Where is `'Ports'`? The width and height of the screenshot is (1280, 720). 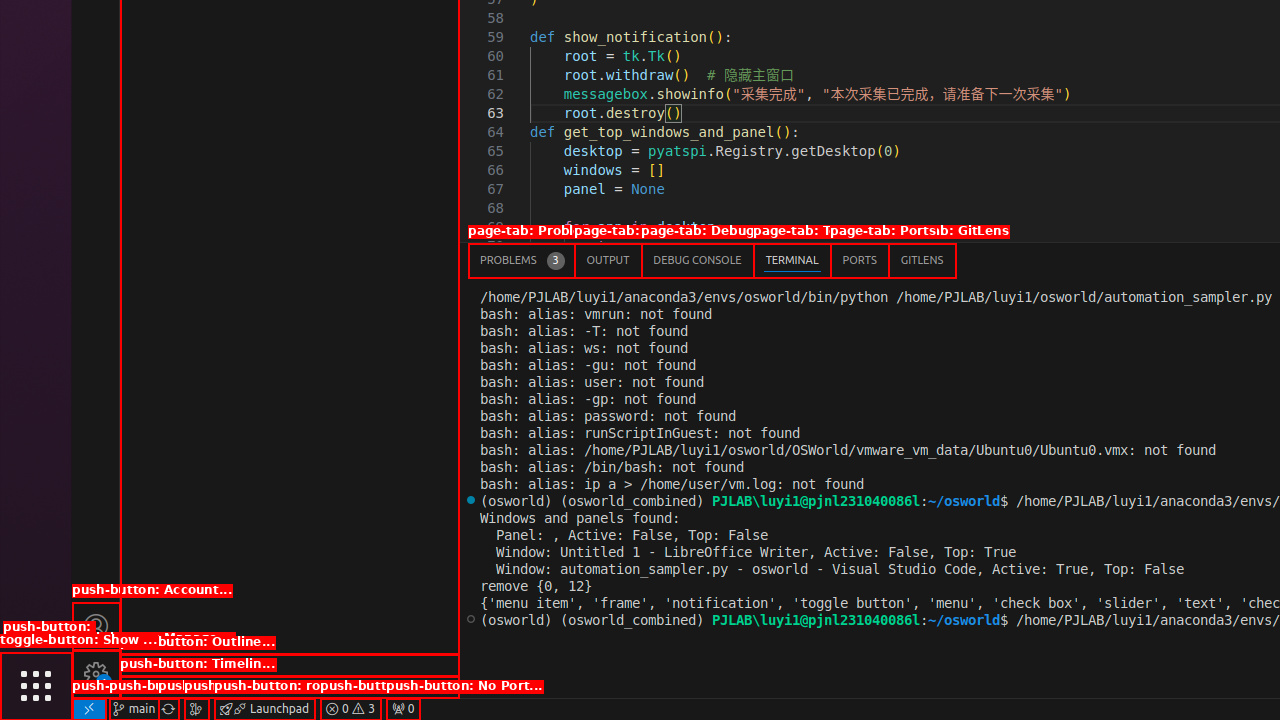
'Ports' is located at coordinates (859, 259).